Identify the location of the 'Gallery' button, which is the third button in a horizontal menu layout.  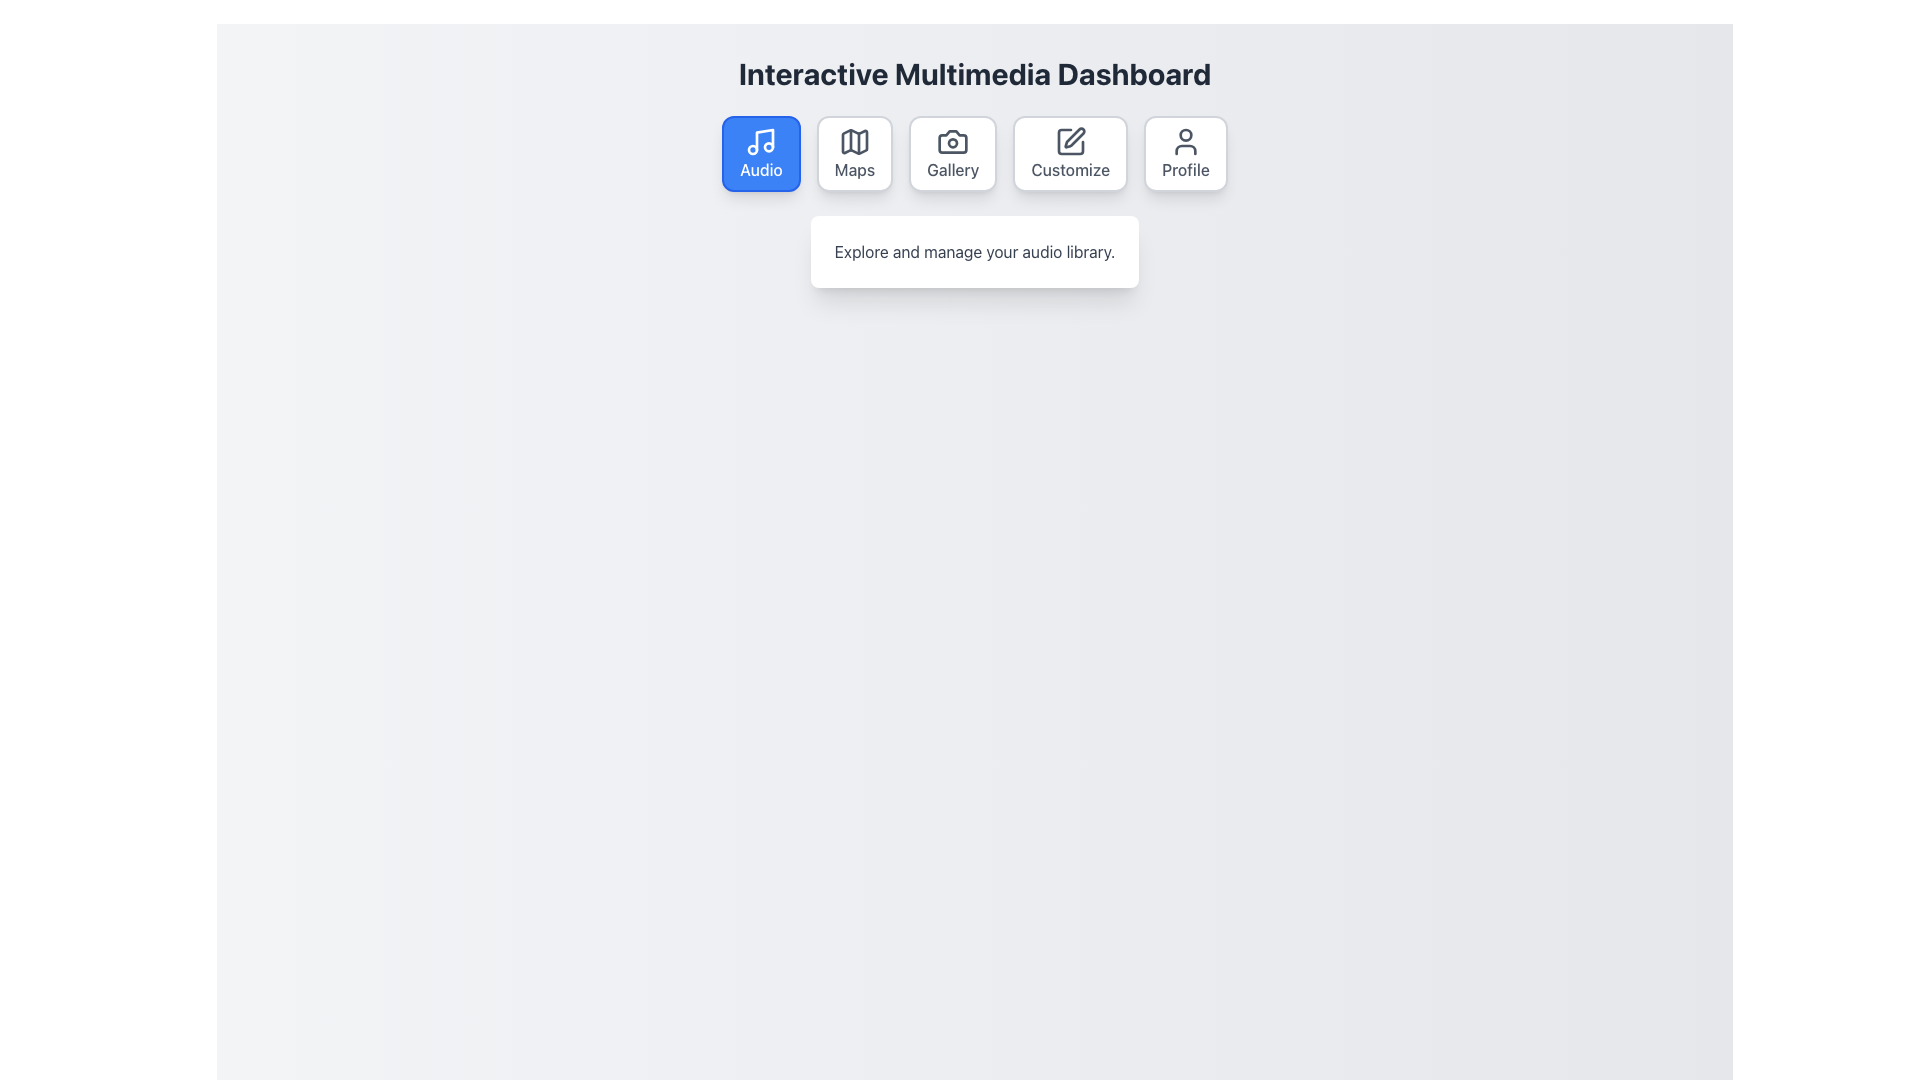
(974, 153).